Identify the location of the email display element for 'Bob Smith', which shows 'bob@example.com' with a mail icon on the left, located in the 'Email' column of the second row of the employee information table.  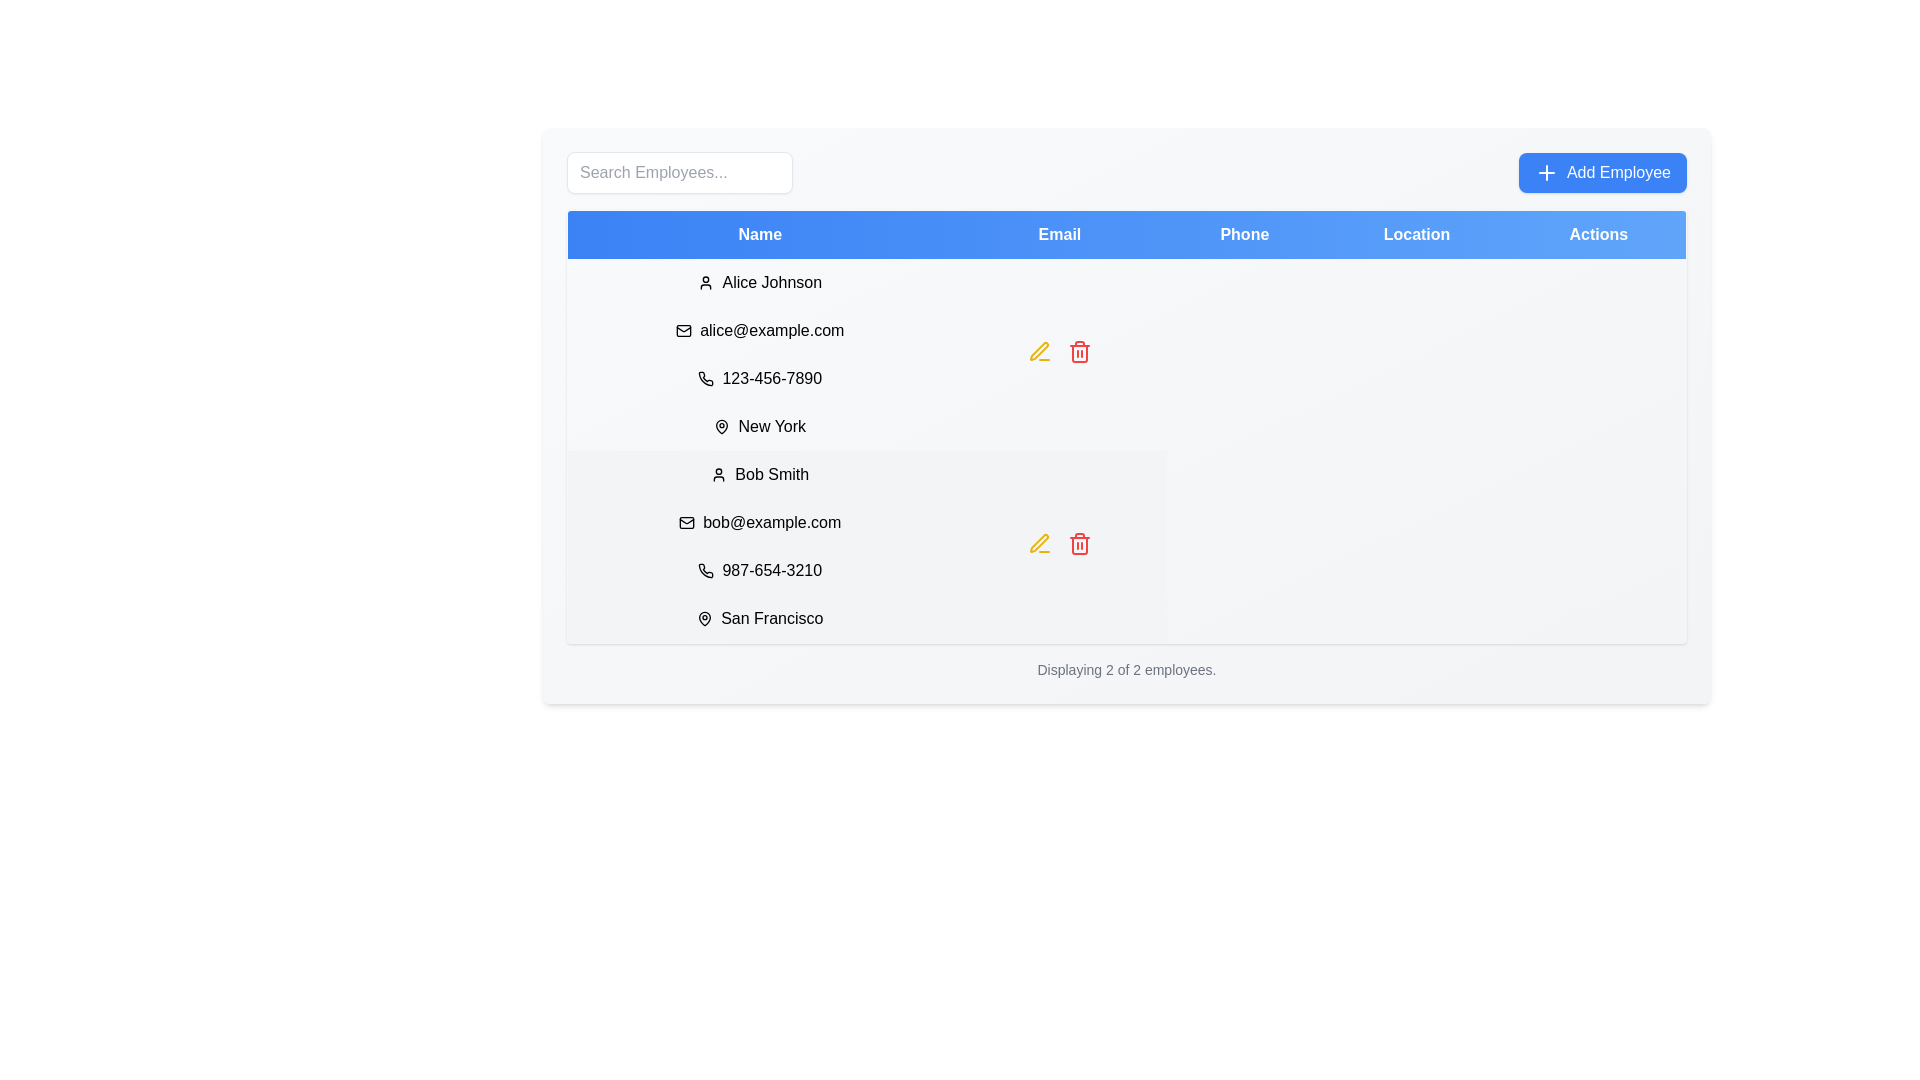
(759, 522).